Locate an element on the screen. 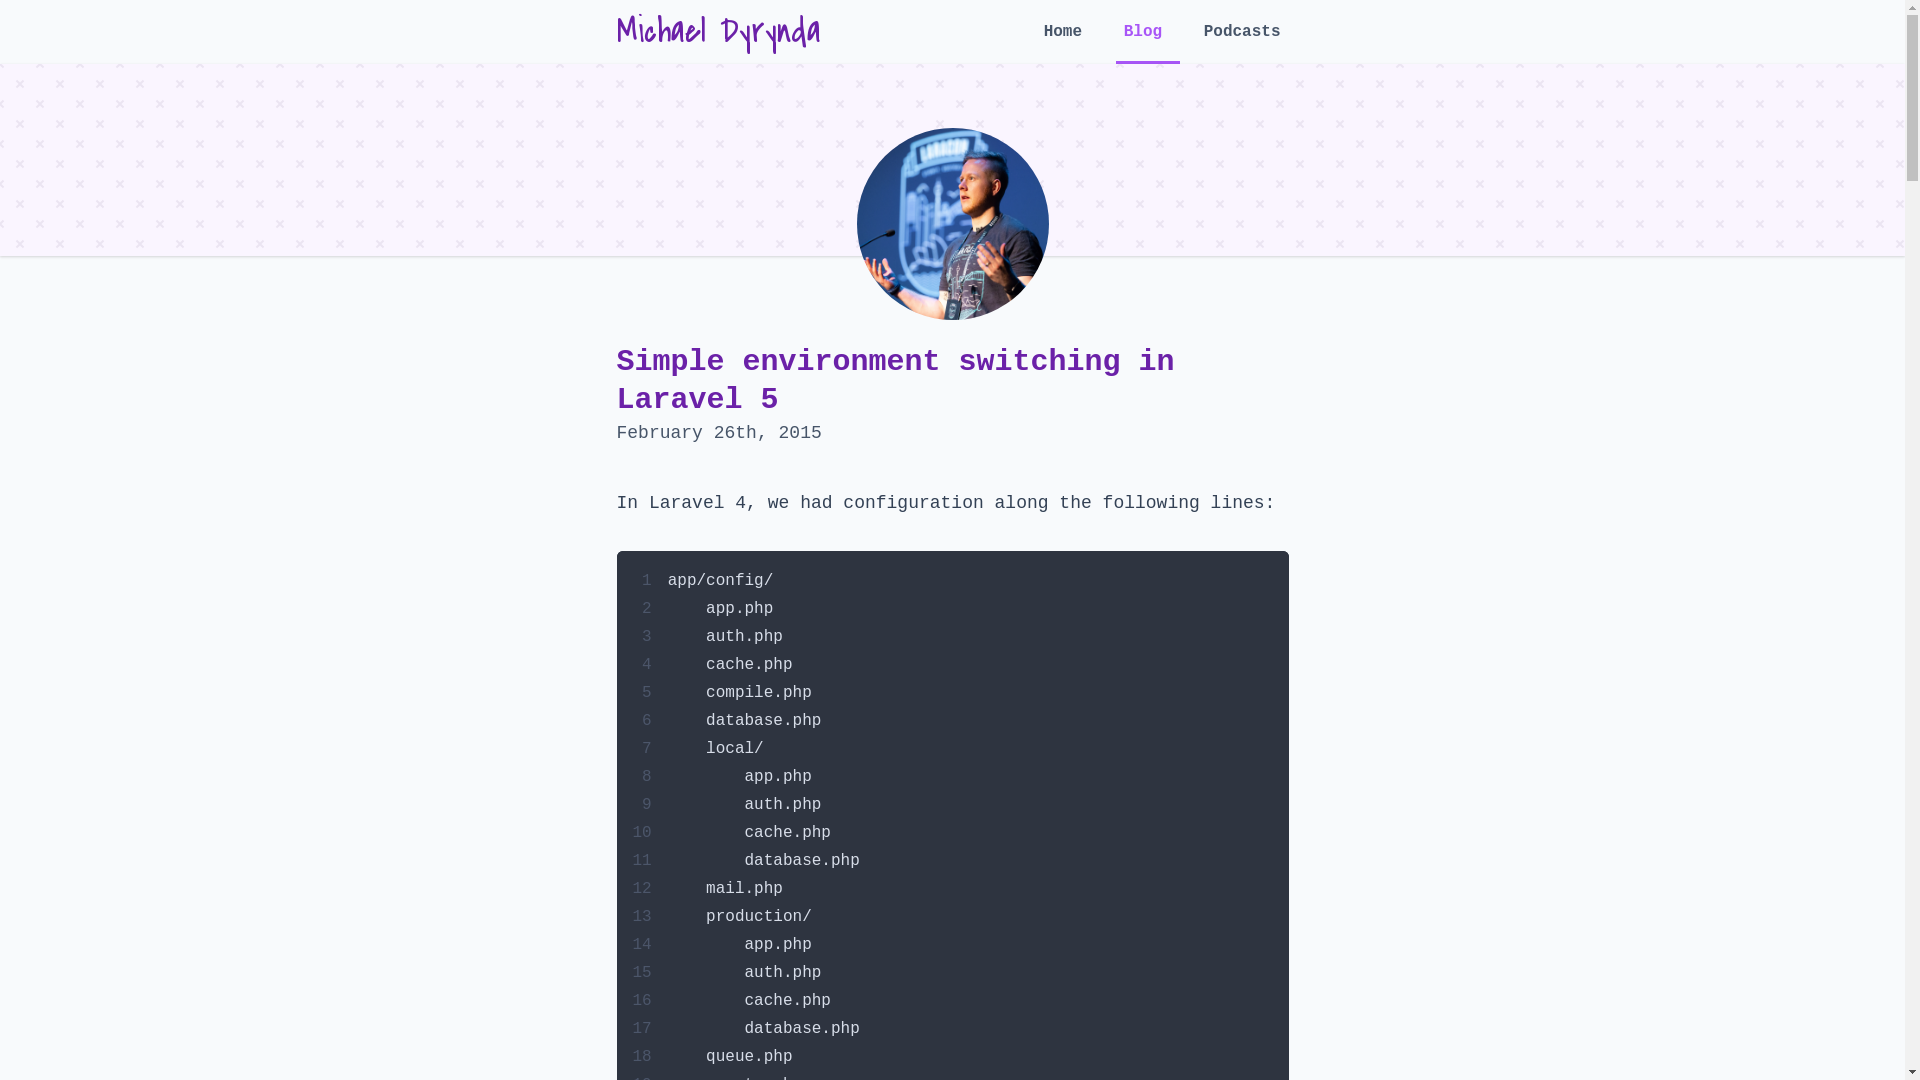 Image resolution: width=1920 pixels, height=1080 pixels. 'Michael Dyrynda' is located at coordinates (718, 31).